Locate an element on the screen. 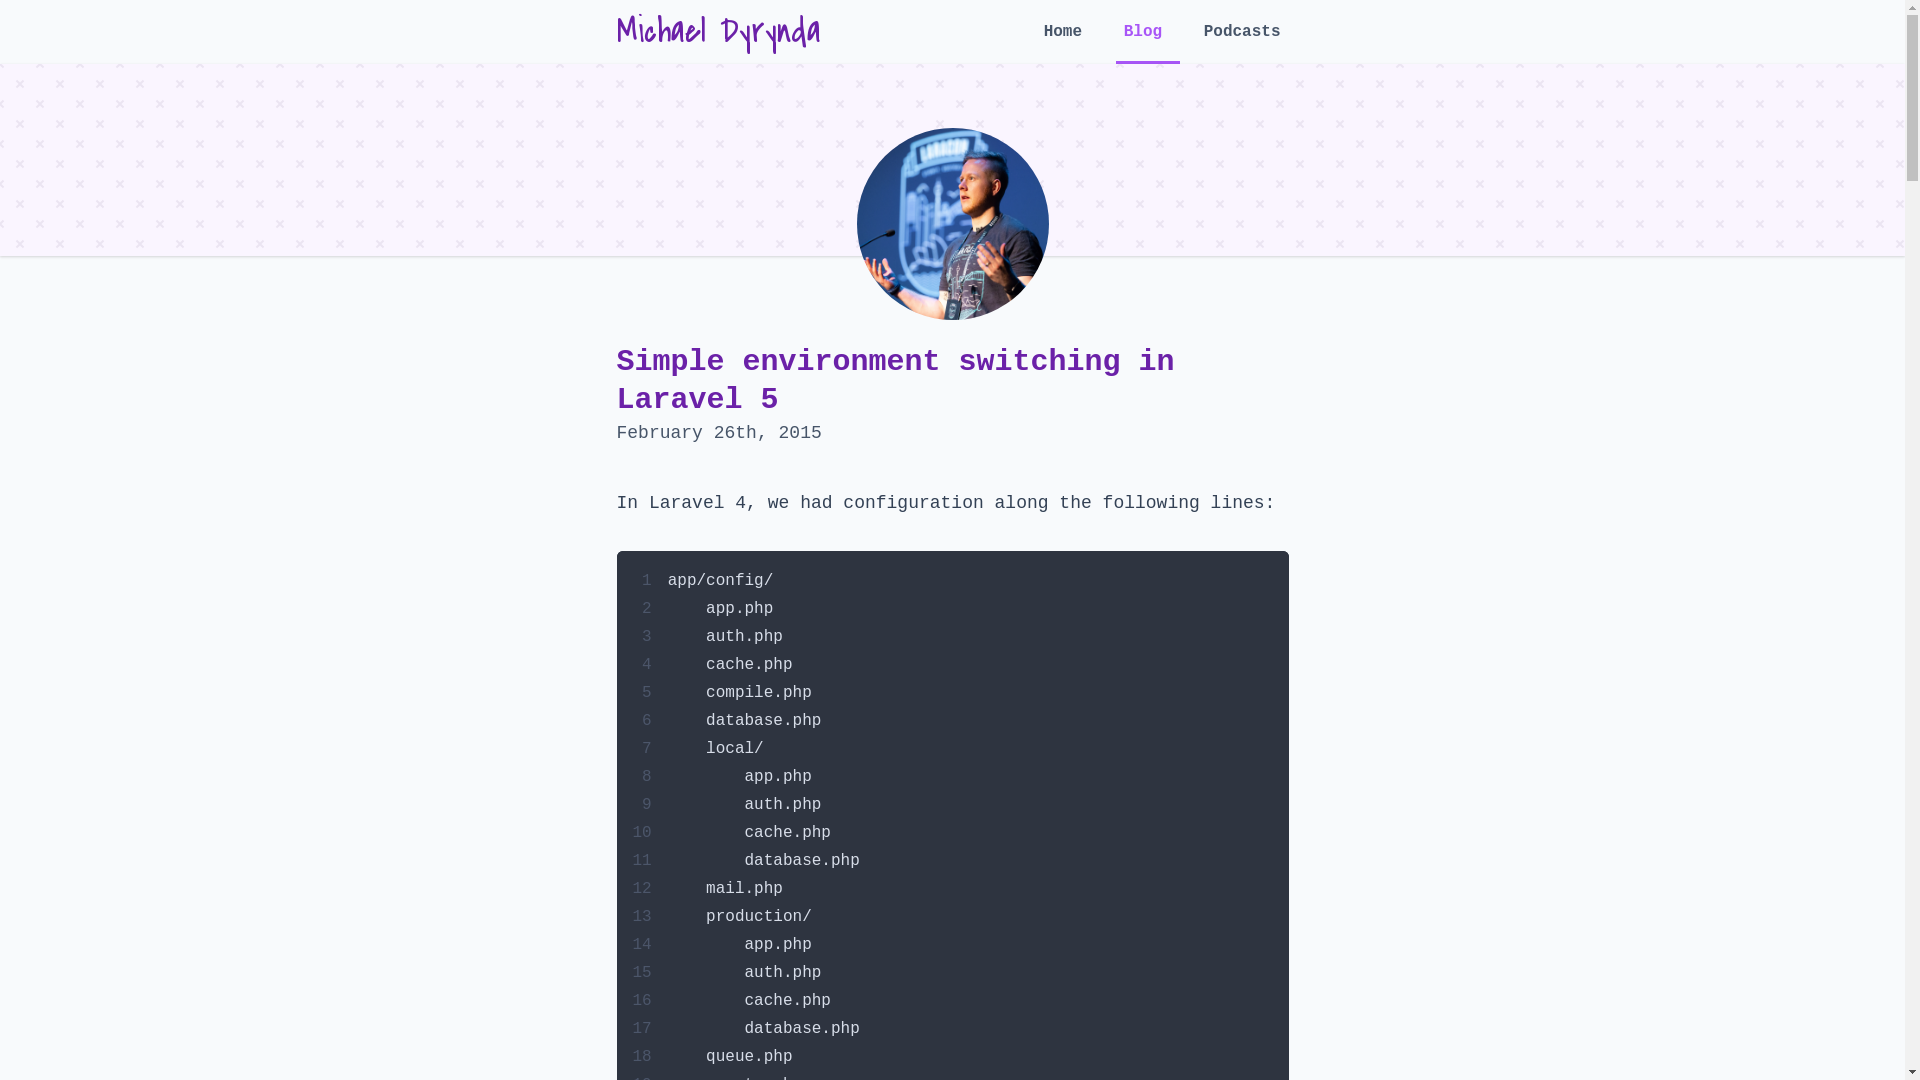 Image resolution: width=1920 pixels, height=1080 pixels. 'Michael Dyrynda' is located at coordinates (718, 31).